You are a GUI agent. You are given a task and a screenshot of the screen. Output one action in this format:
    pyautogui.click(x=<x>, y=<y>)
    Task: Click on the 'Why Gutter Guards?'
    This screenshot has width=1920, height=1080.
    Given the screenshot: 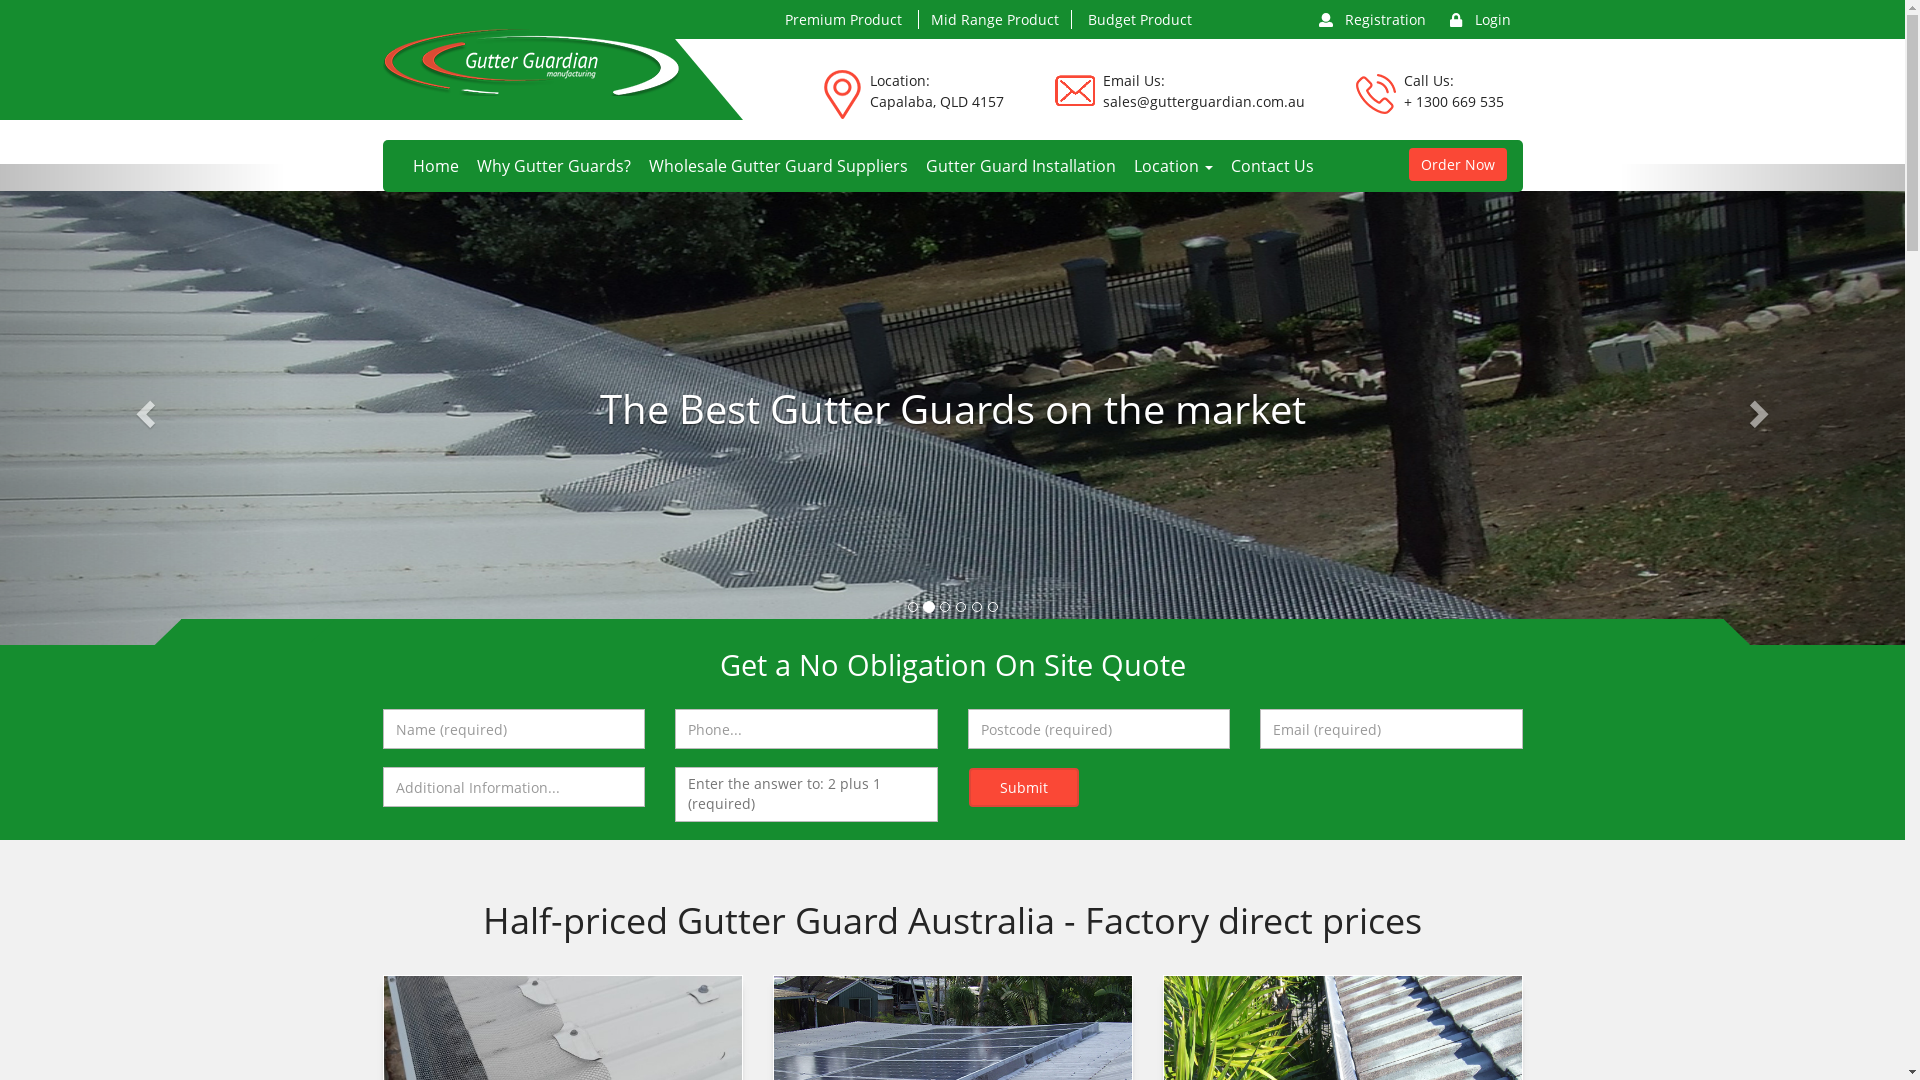 What is the action you would take?
    pyautogui.click(x=466, y=164)
    